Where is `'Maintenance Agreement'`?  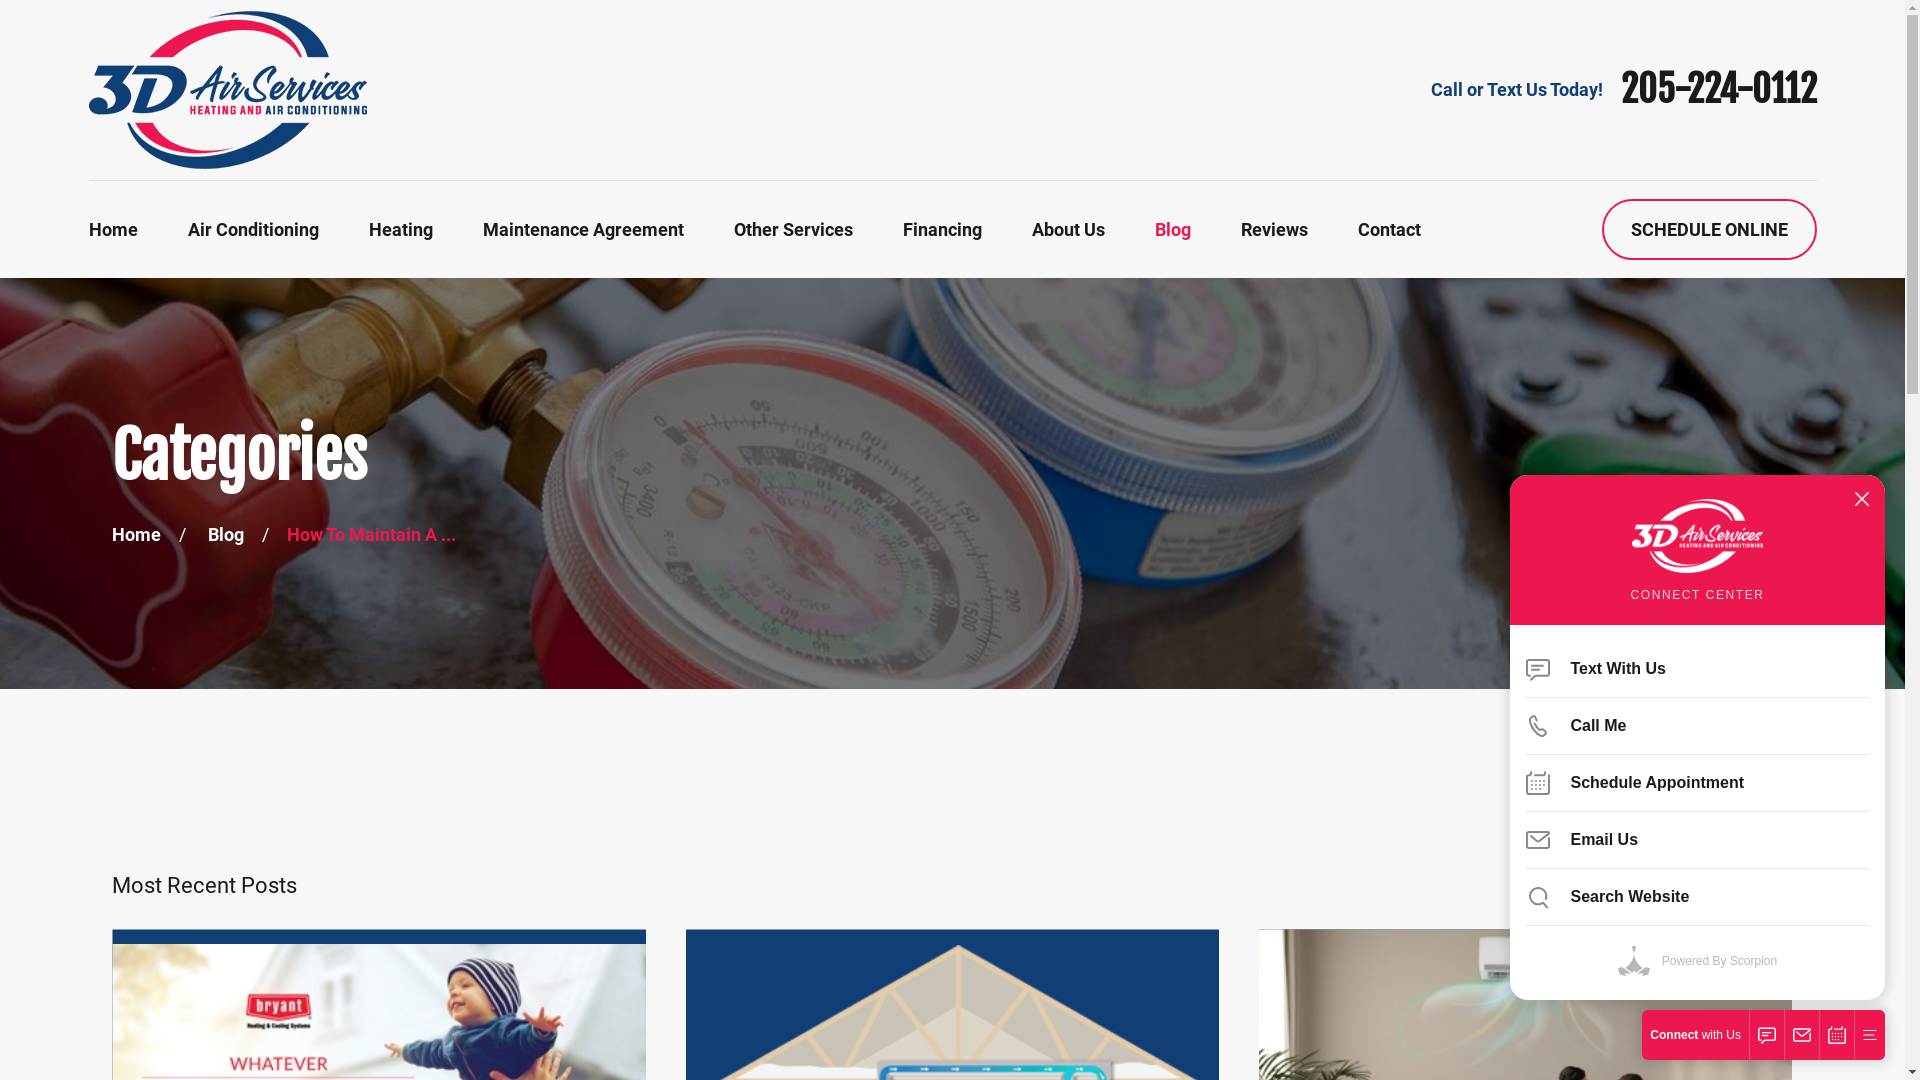
'Maintenance Agreement' is located at coordinates (581, 229).